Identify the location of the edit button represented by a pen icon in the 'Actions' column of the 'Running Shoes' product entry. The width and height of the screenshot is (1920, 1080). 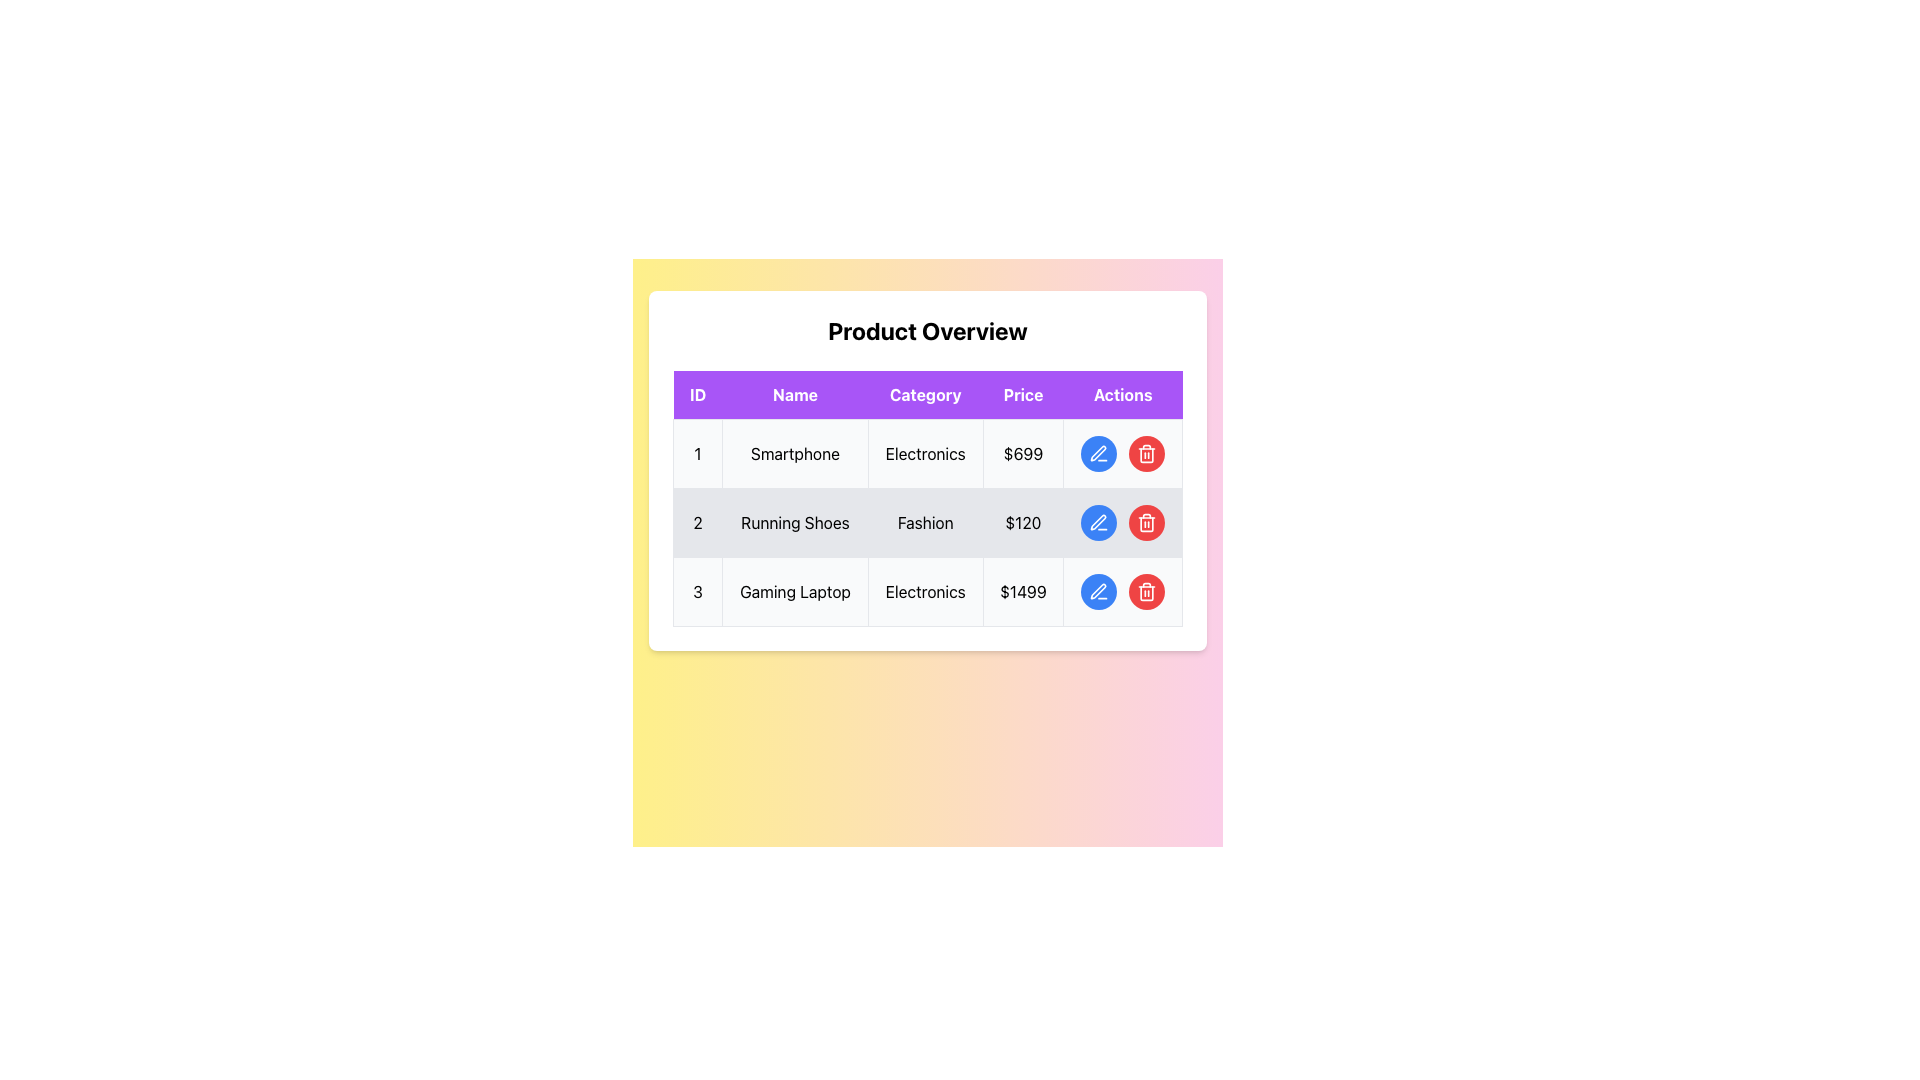
(1097, 521).